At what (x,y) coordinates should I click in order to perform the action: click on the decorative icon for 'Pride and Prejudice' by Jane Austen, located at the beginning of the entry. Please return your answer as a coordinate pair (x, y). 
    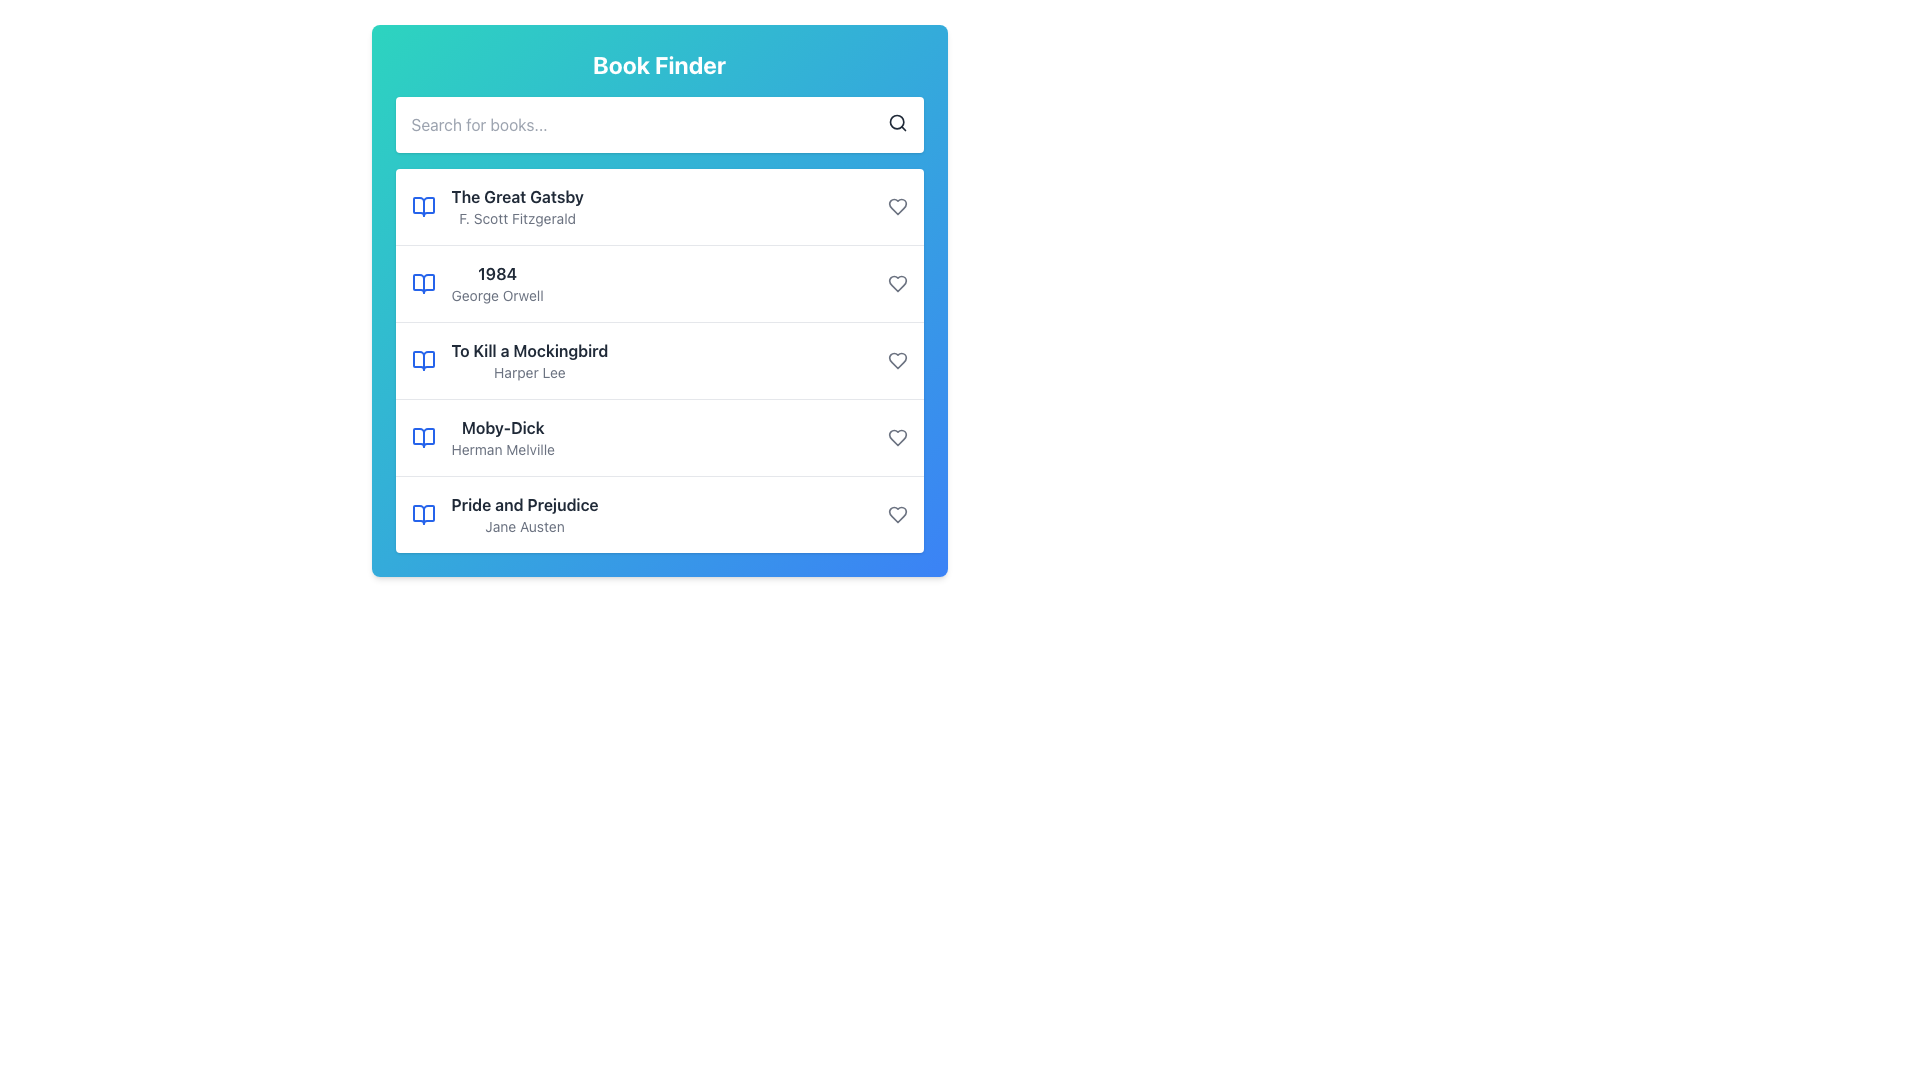
    Looking at the image, I should click on (422, 514).